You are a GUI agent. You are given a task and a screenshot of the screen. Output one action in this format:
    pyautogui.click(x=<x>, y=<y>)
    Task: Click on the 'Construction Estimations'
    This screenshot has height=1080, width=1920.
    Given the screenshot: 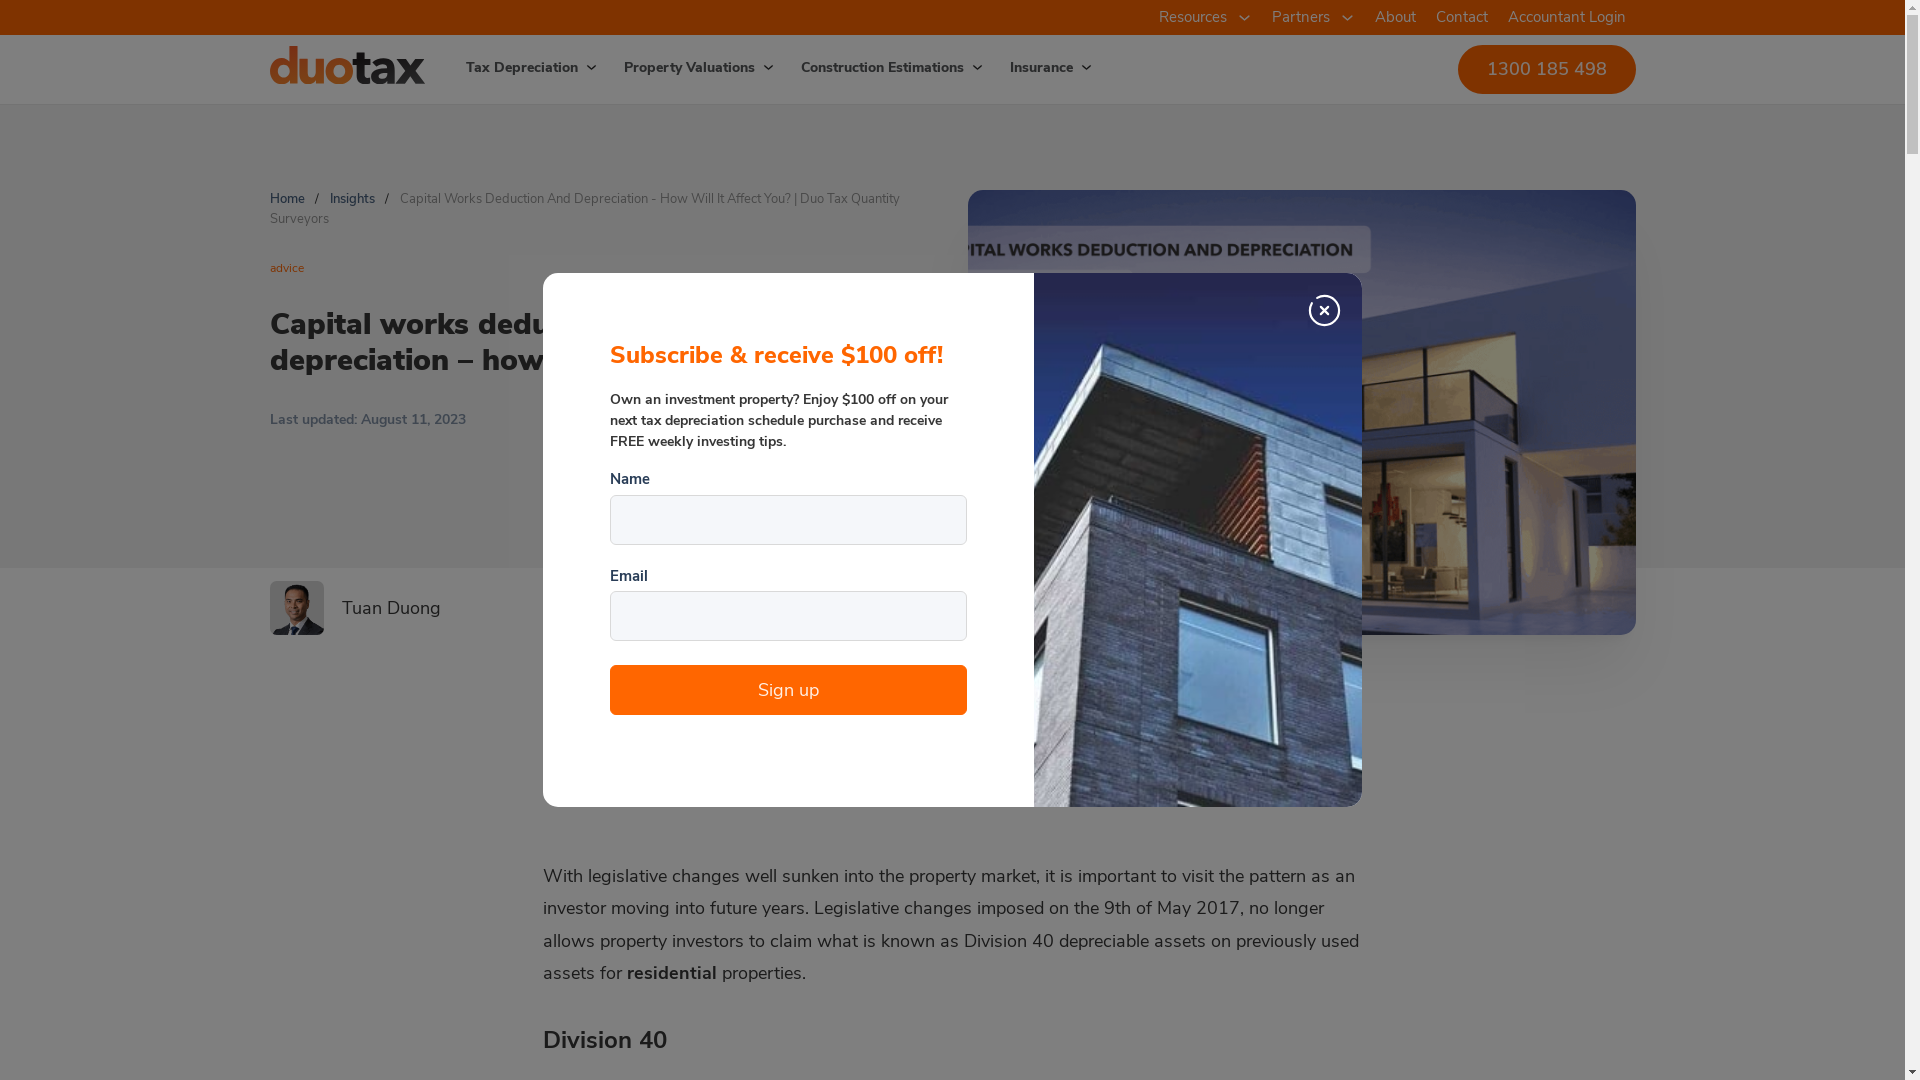 What is the action you would take?
    pyautogui.click(x=869, y=66)
    